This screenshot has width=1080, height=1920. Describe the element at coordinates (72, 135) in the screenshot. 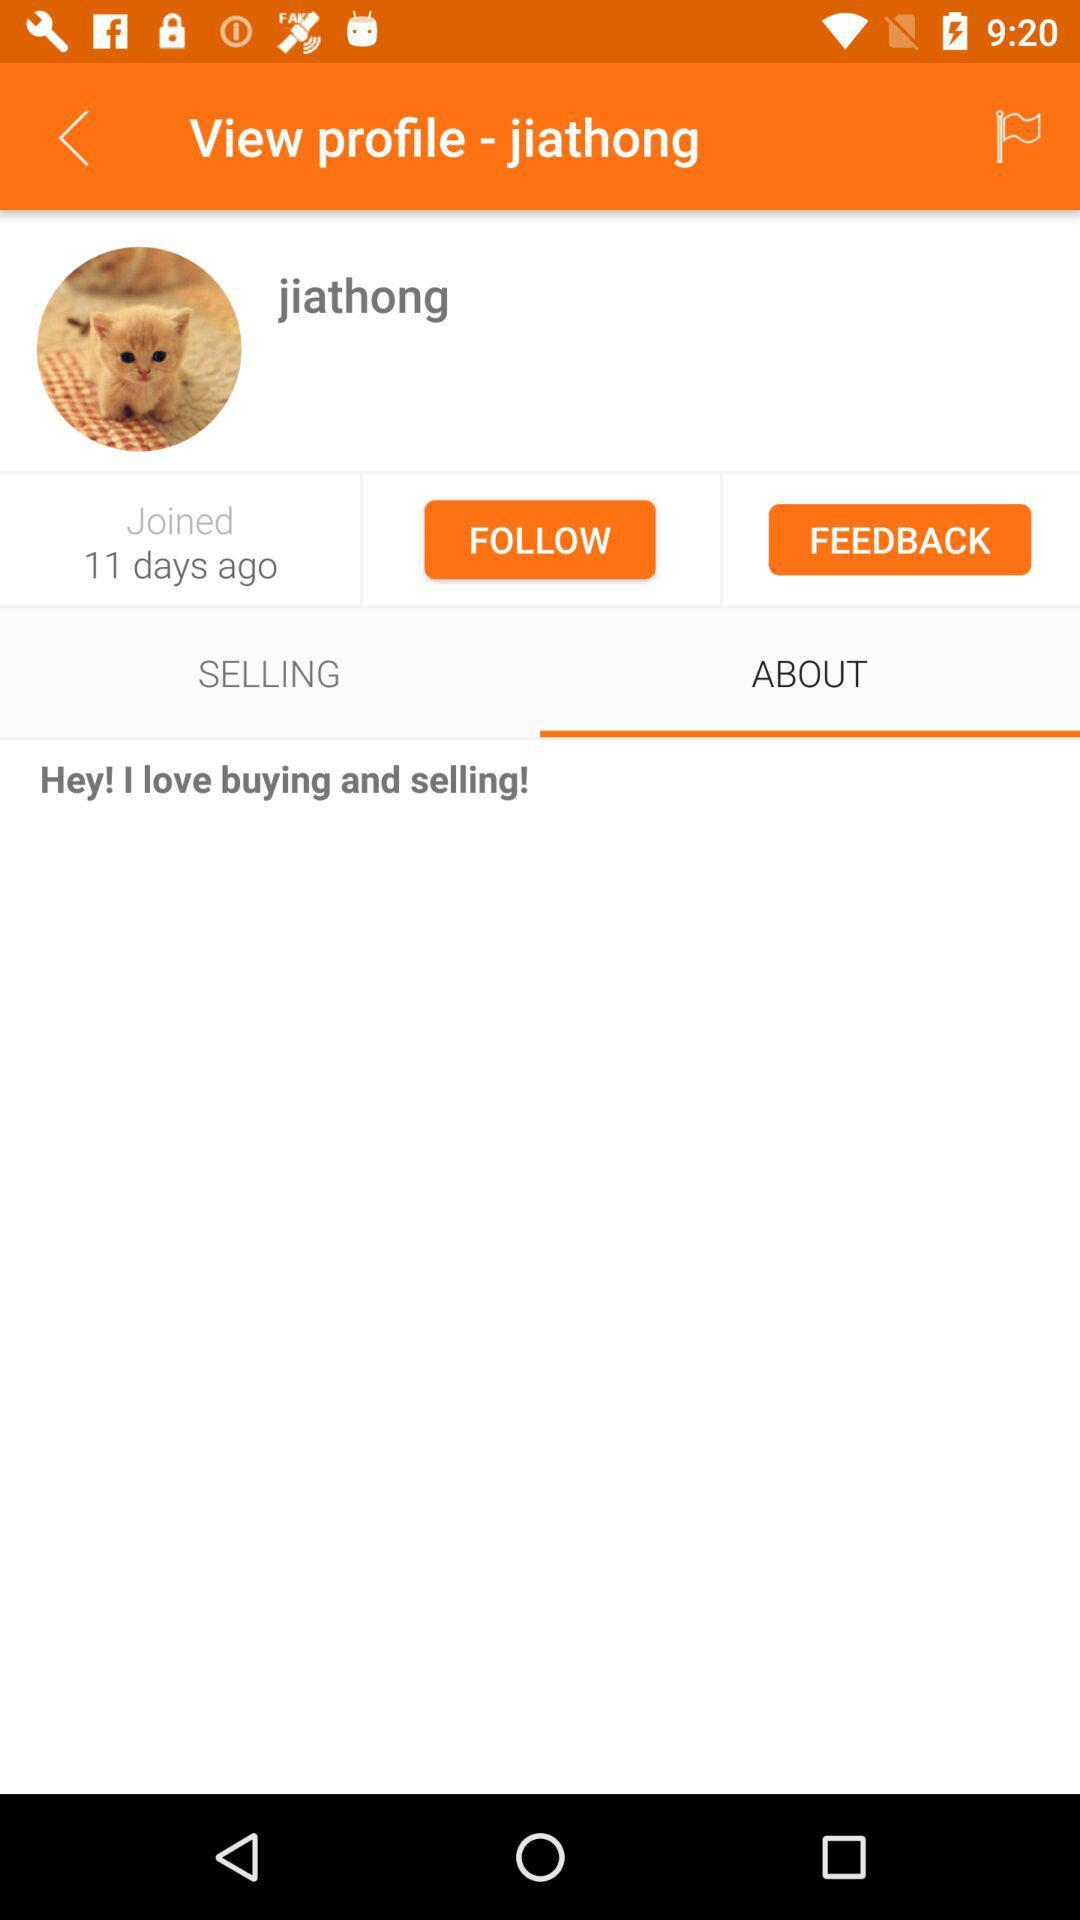

I see `item to the left of the view profile - jiathong` at that location.